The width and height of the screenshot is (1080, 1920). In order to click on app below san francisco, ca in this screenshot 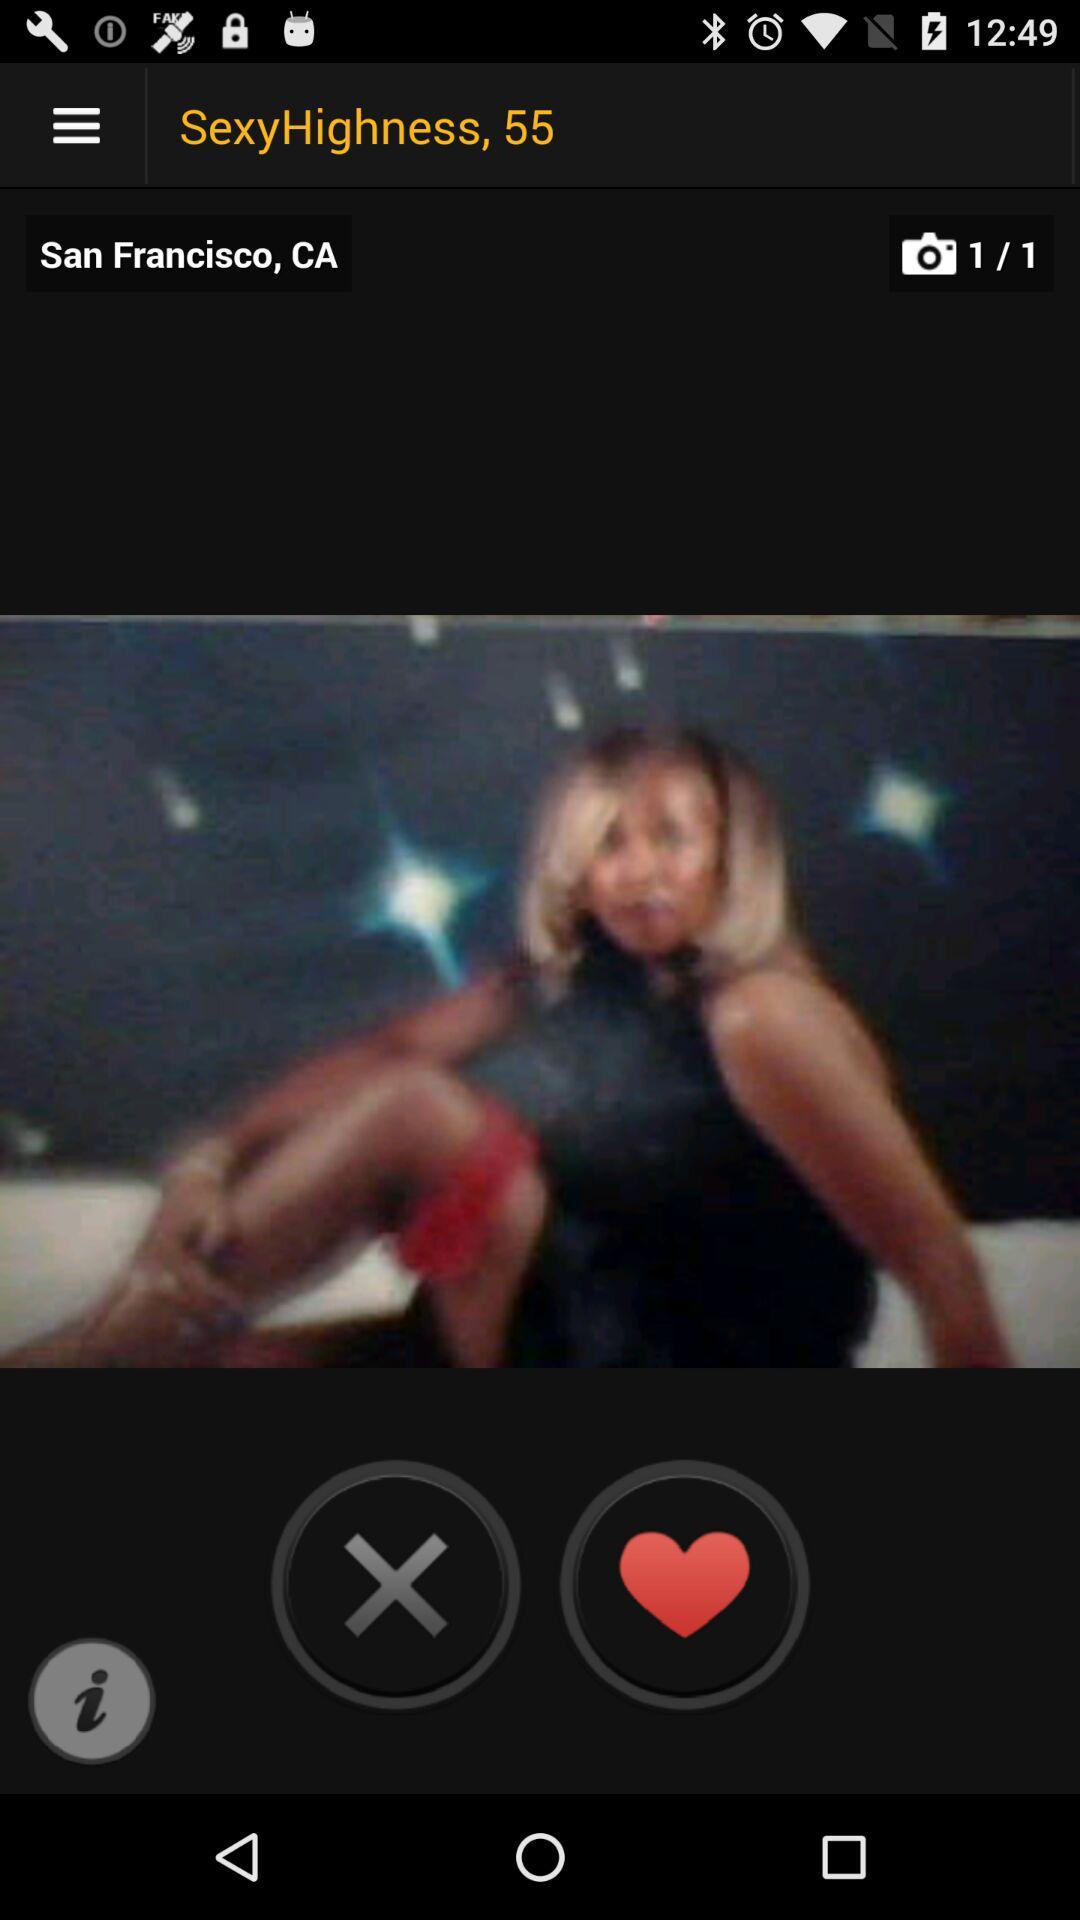, I will do `click(91, 1701)`.